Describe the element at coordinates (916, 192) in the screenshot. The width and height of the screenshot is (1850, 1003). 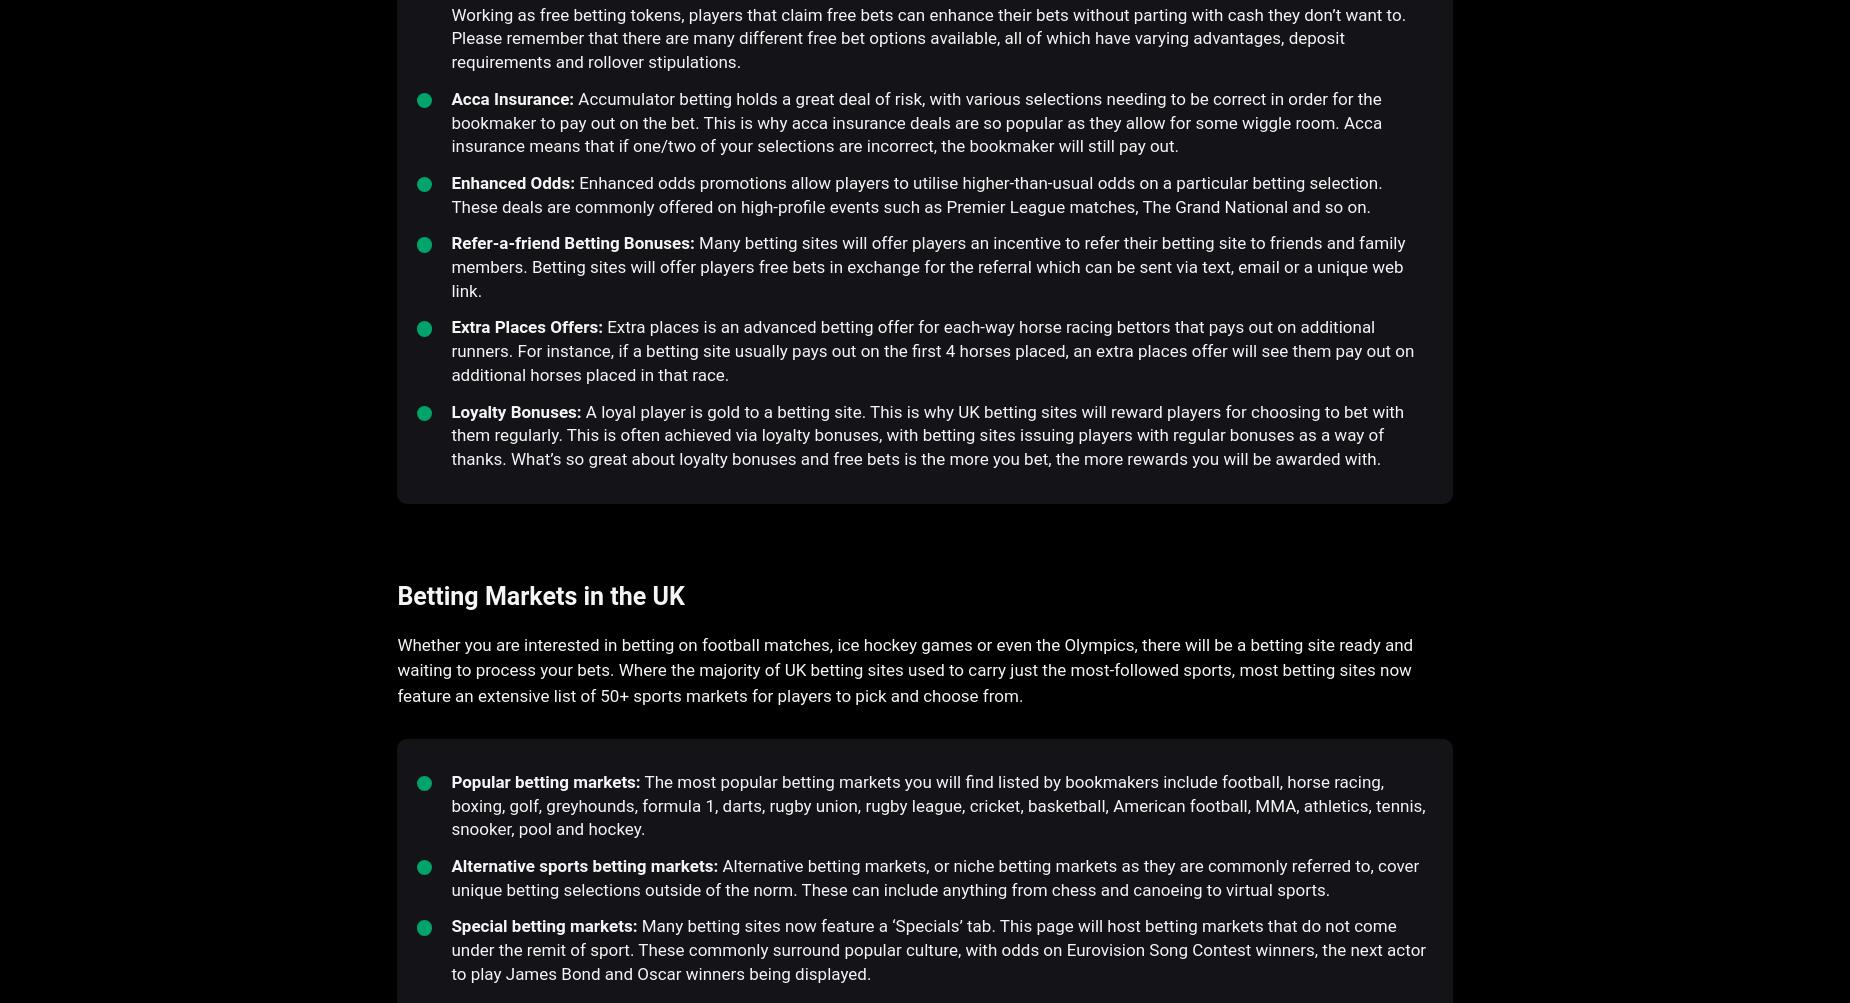
I see `'Enhanced odds promotions allow players to utilise higher-than-usual odds on a particular betting selection. These deals are commonly offered on high-profile events such as Premier League matches, The Grand National and so on.'` at that location.